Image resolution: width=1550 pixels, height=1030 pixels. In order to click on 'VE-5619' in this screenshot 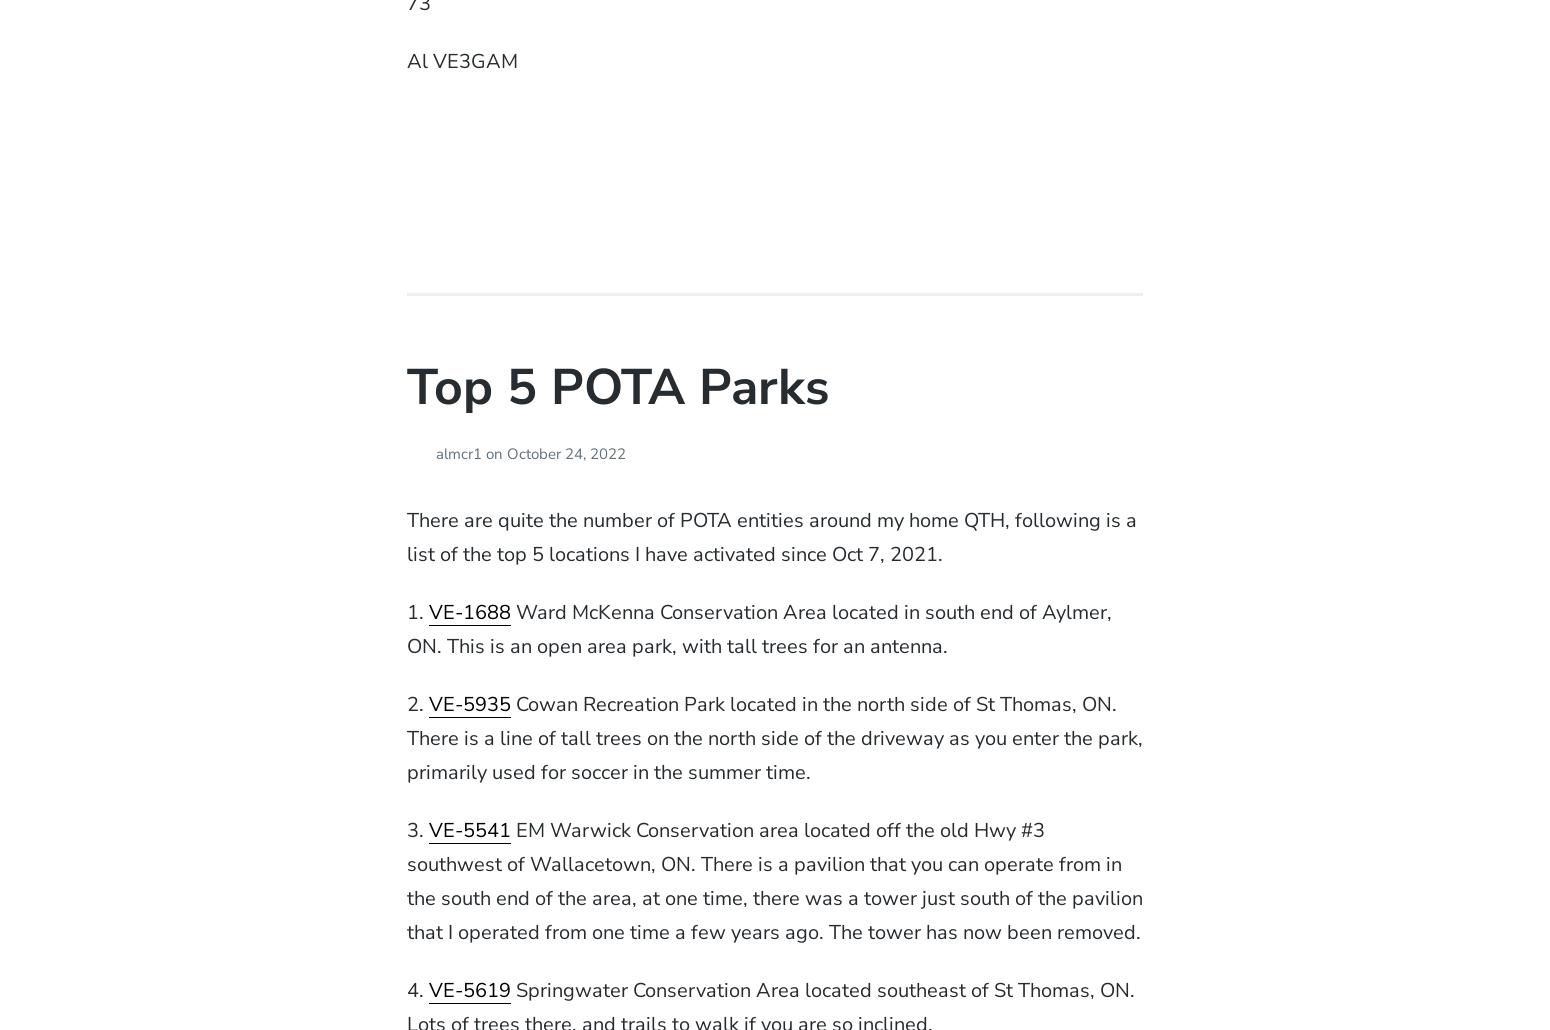, I will do `click(468, 989)`.